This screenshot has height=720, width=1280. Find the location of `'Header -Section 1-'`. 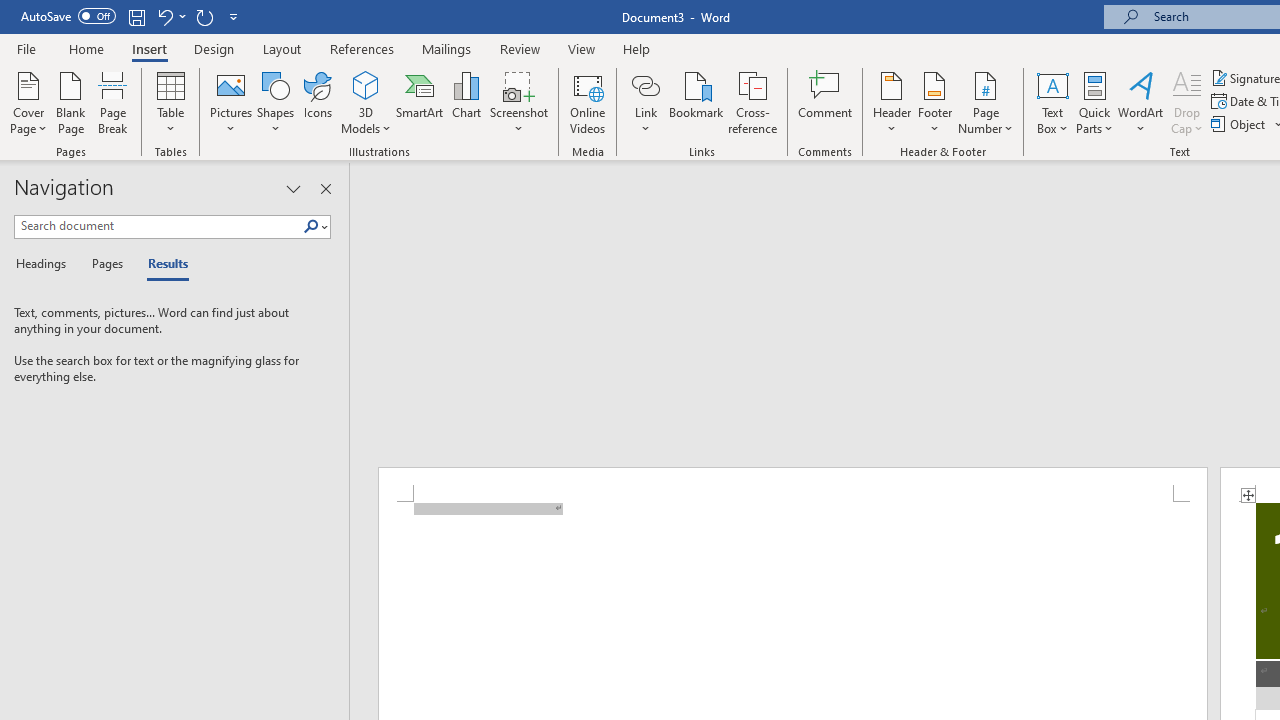

'Header -Section 1-' is located at coordinates (791, 485).